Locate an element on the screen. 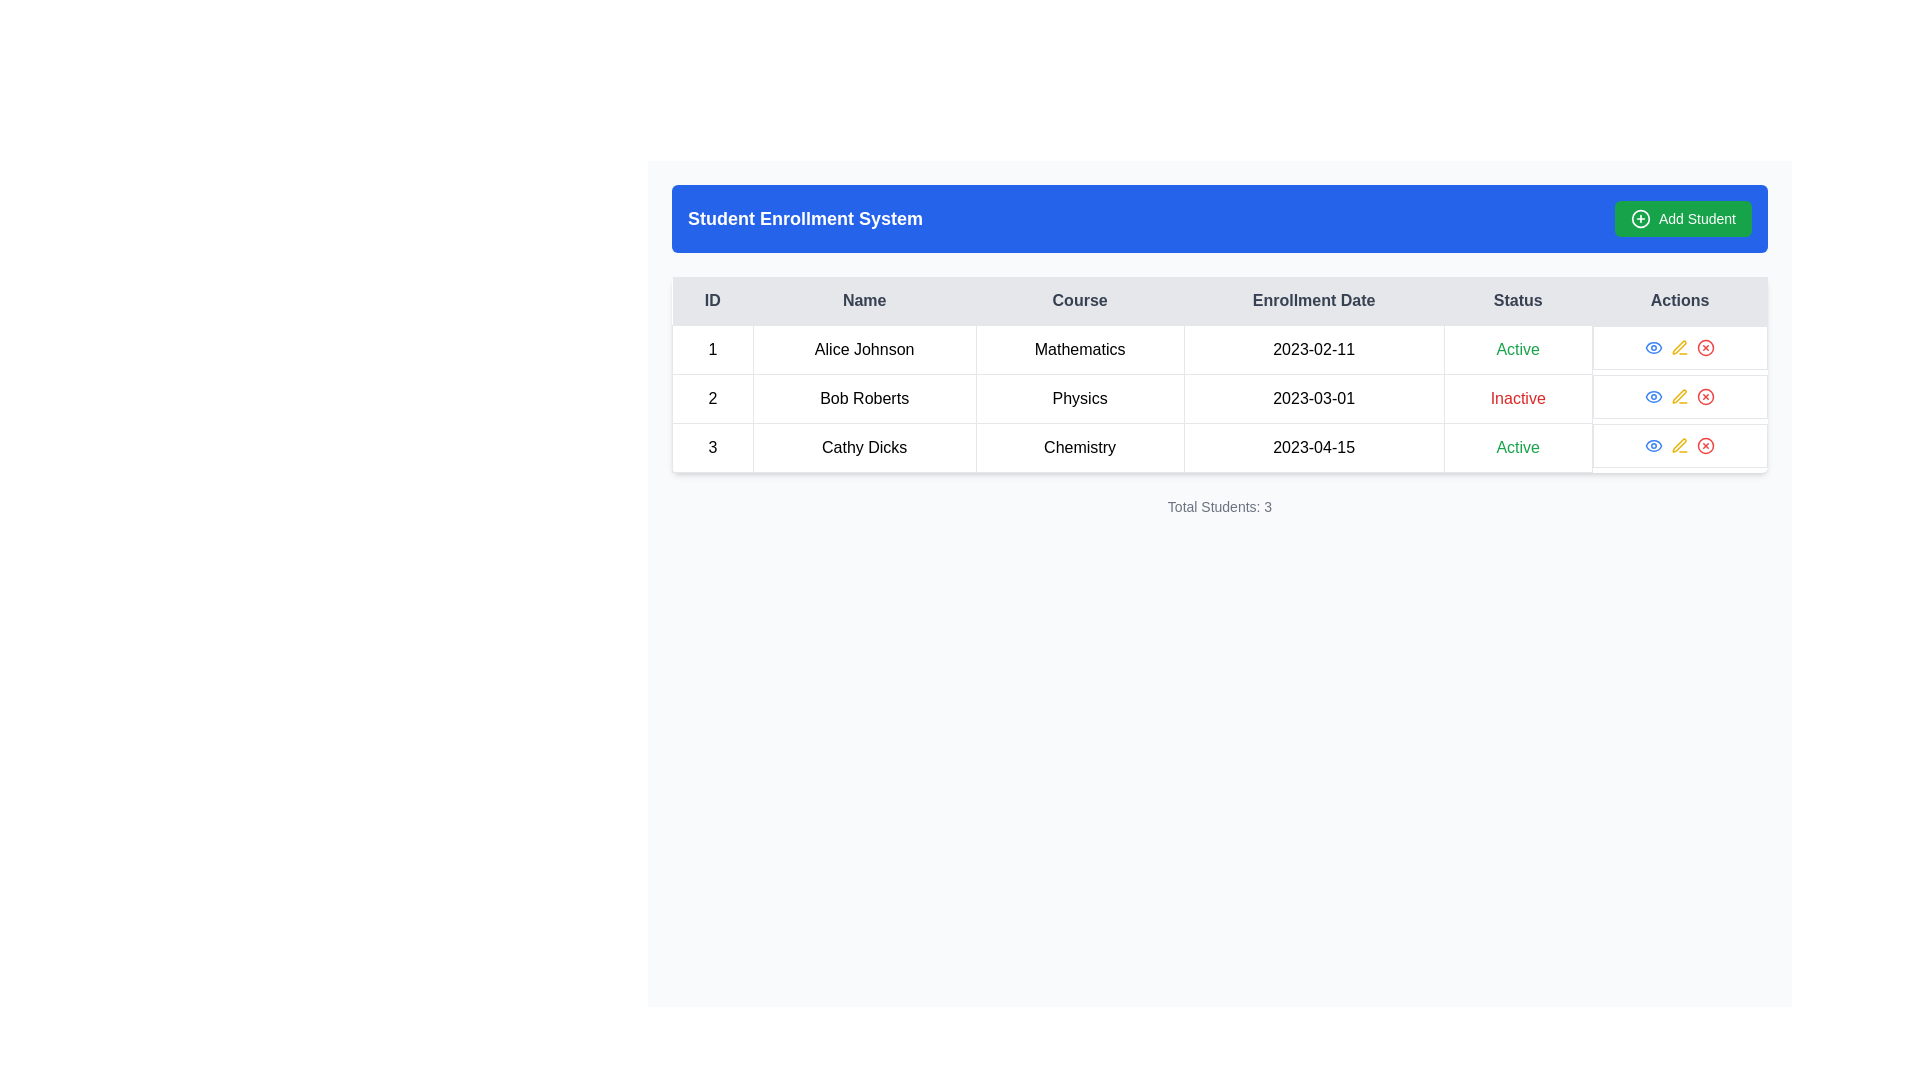 This screenshot has width=1920, height=1080. the Interactive icon in the 'Actions' column for 'Bob Roberts' in 'Physics' is located at coordinates (1680, 346).